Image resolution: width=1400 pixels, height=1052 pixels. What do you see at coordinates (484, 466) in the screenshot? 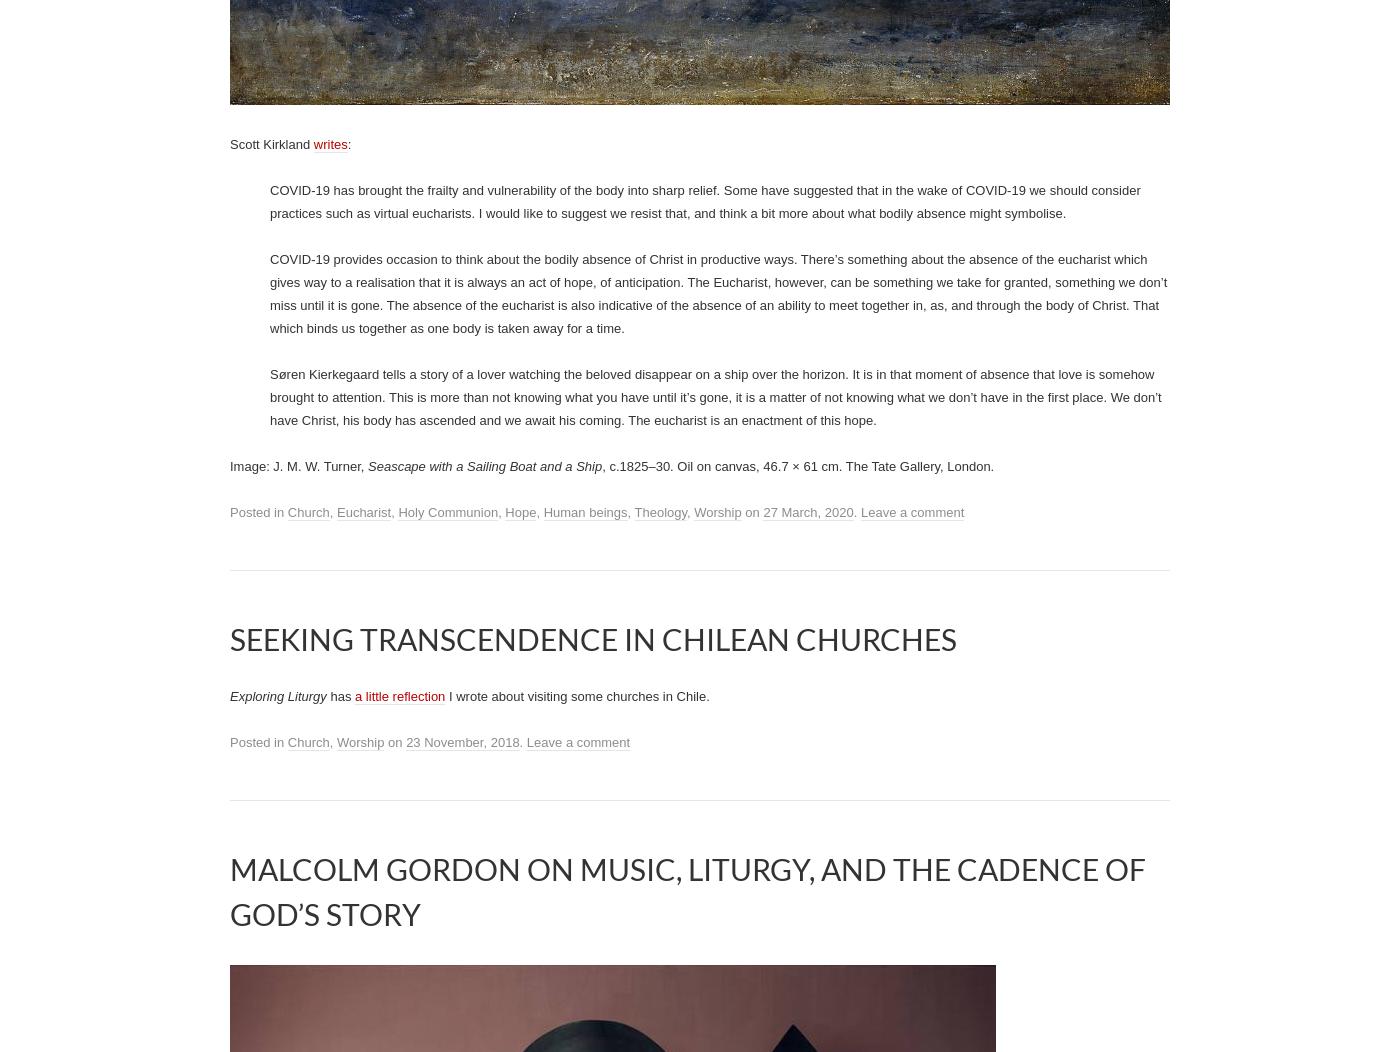
I see `'Seascape with a Sailing Boat and a Ship'` at bounding box center [484, 466].